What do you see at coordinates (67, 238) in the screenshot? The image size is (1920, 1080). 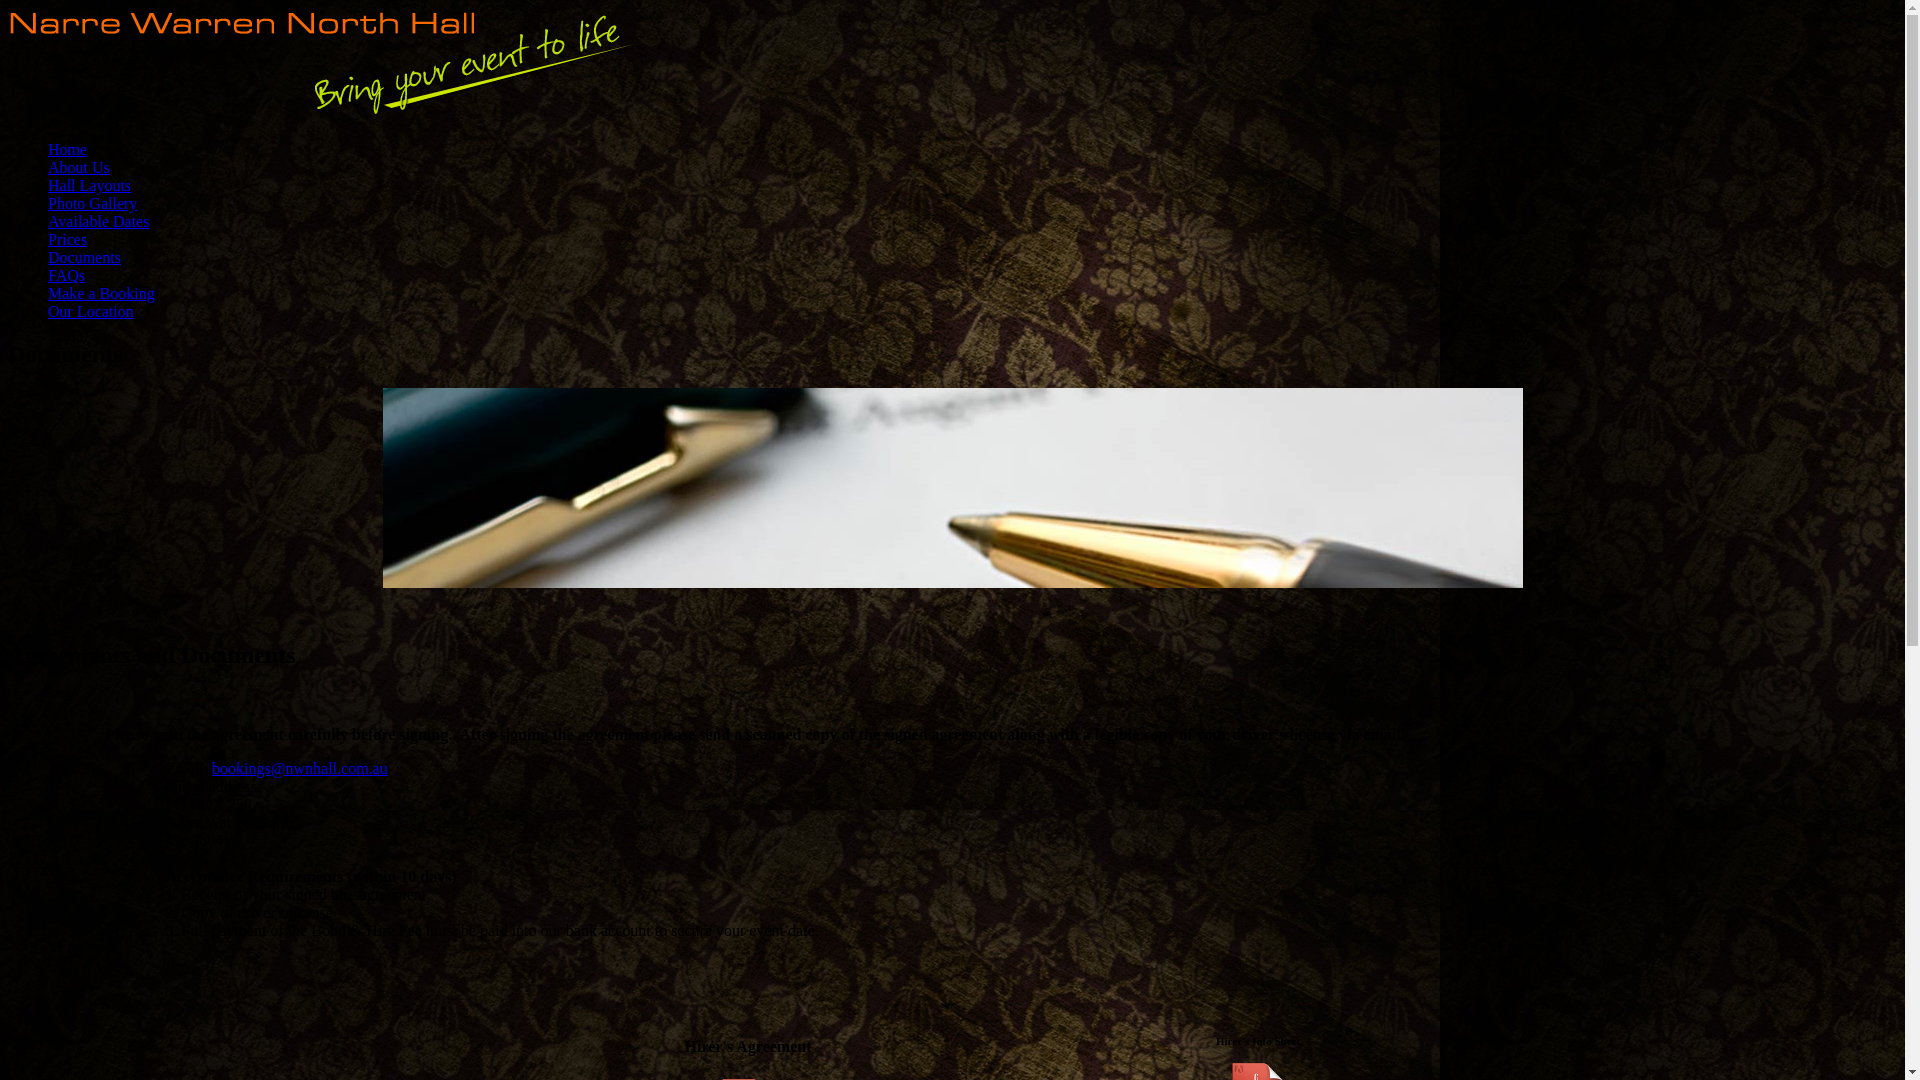 I see `'Prices'` at bounding box center [67, 238].